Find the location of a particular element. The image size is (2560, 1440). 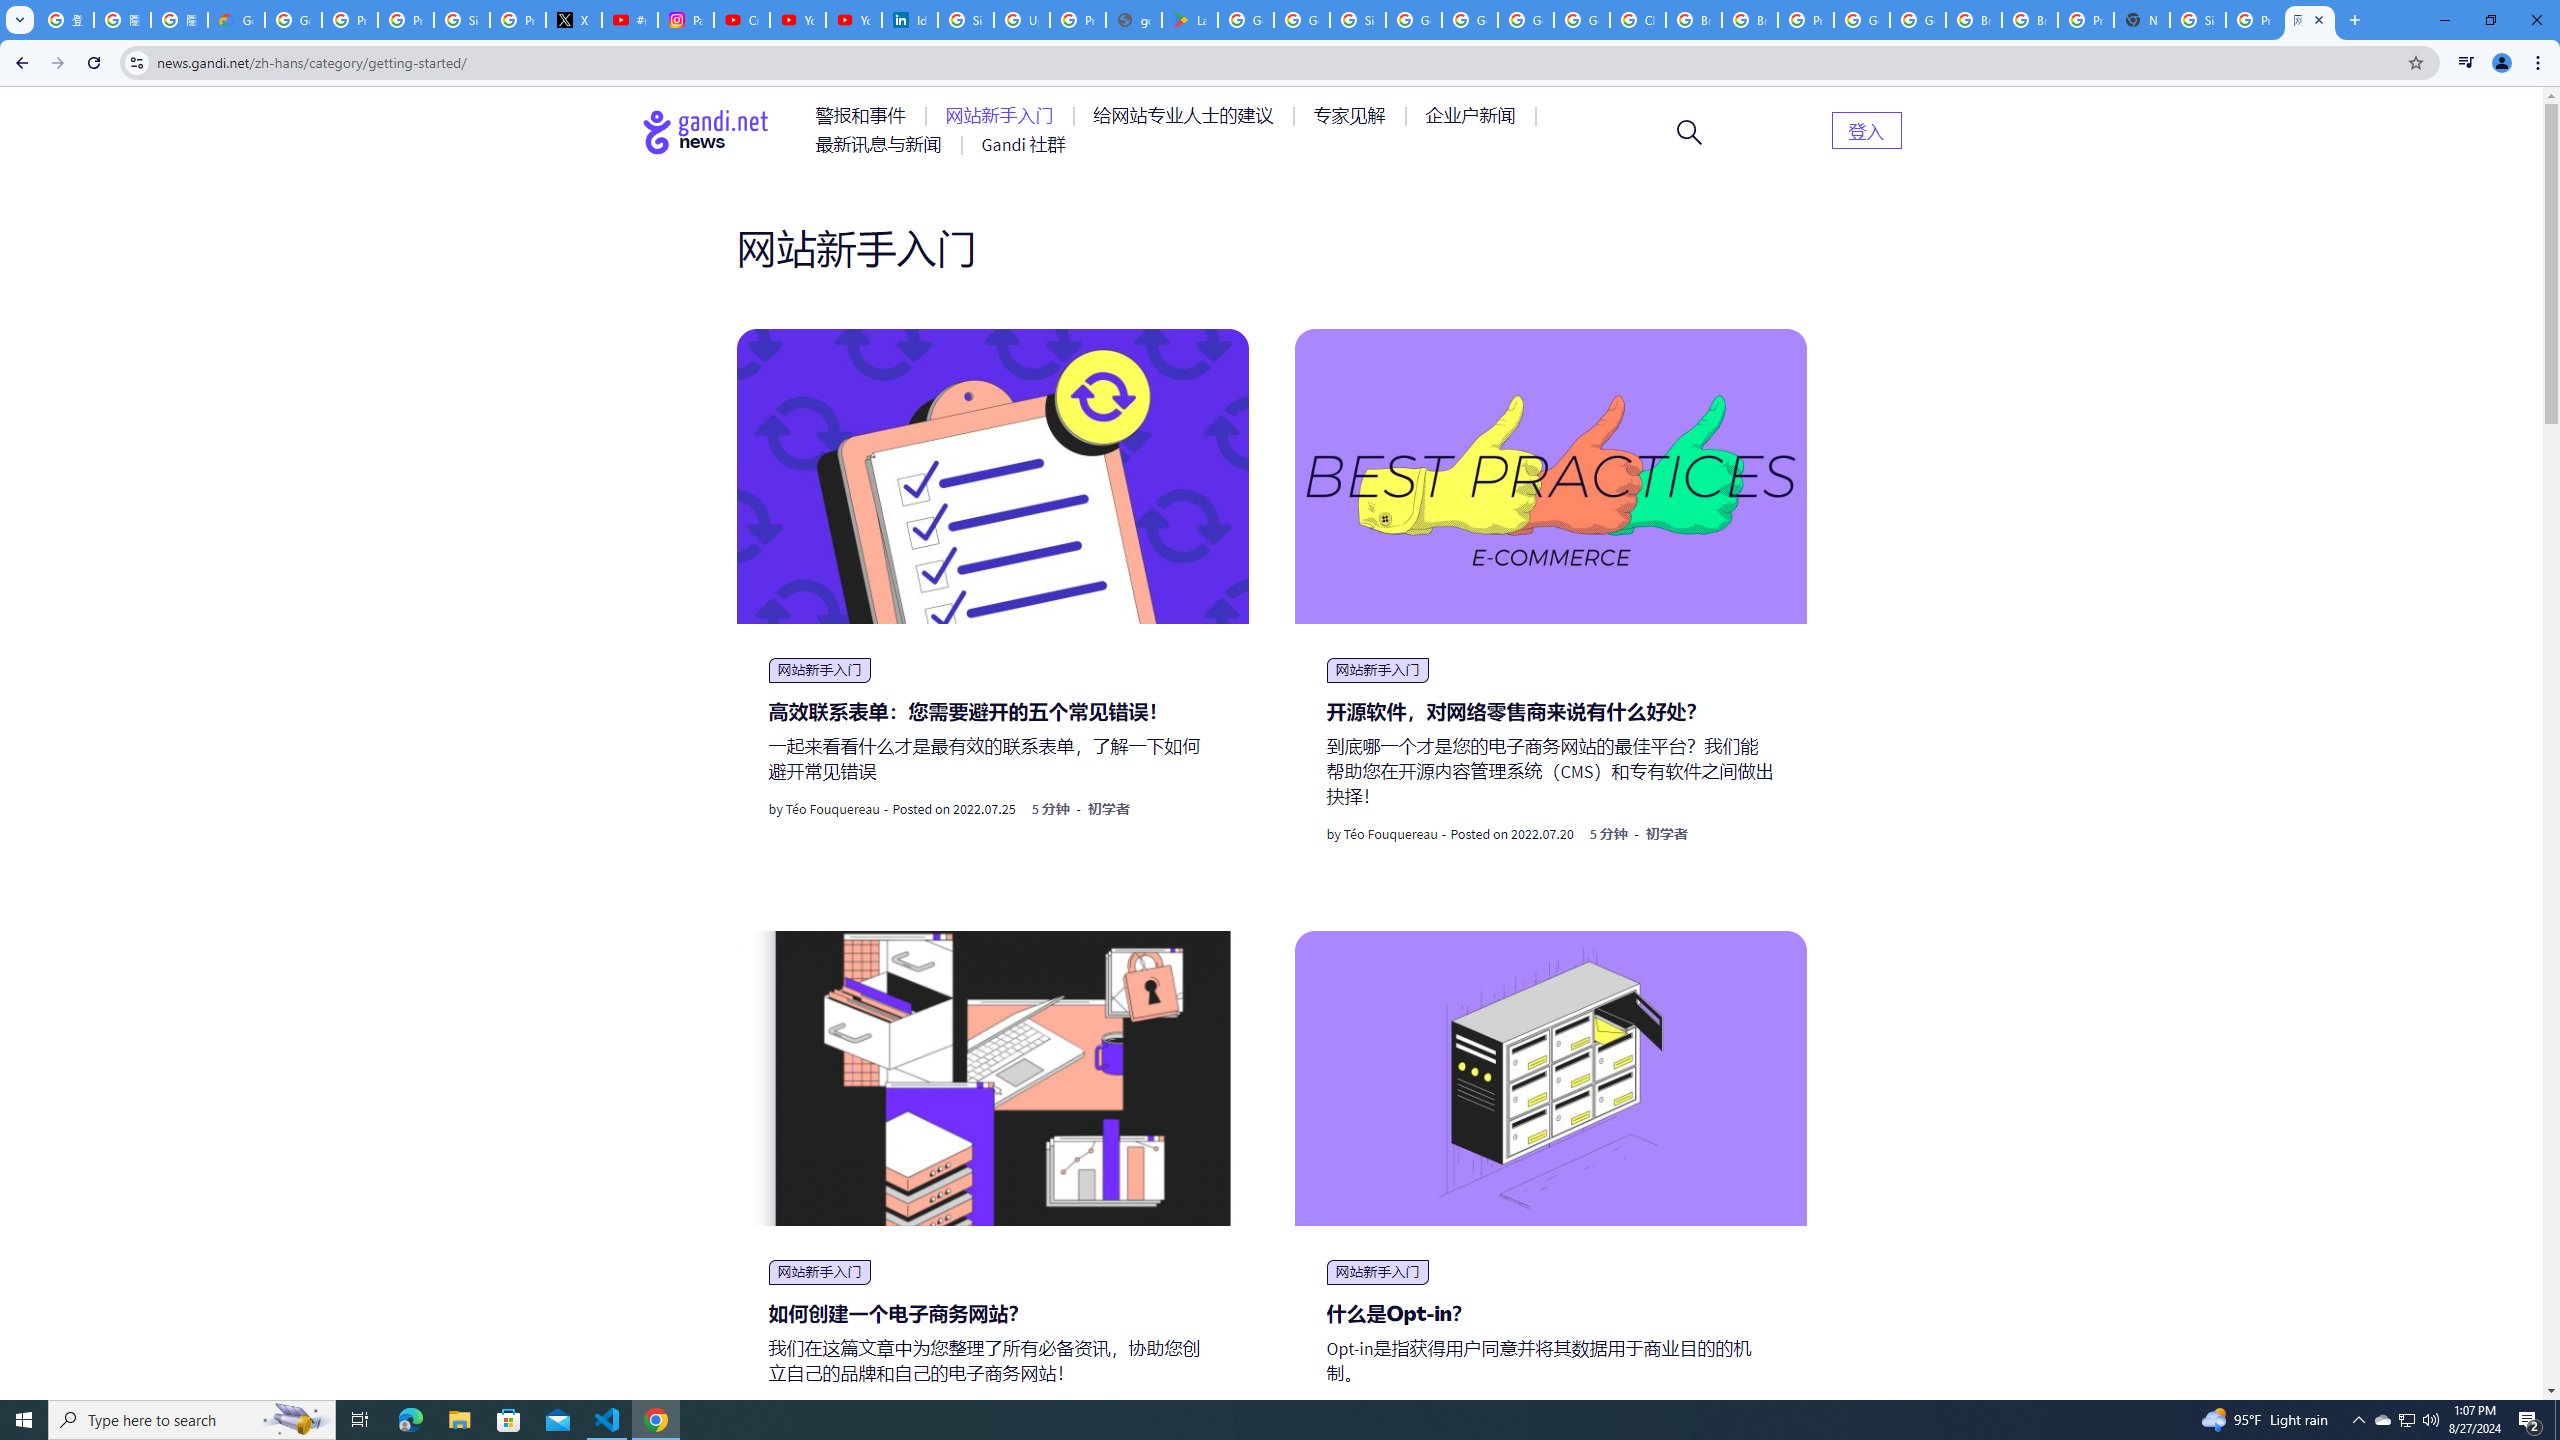

'Browse Chrome as a guest - Computer - Google Chrome Help' is located at coordinates (1974, 19).